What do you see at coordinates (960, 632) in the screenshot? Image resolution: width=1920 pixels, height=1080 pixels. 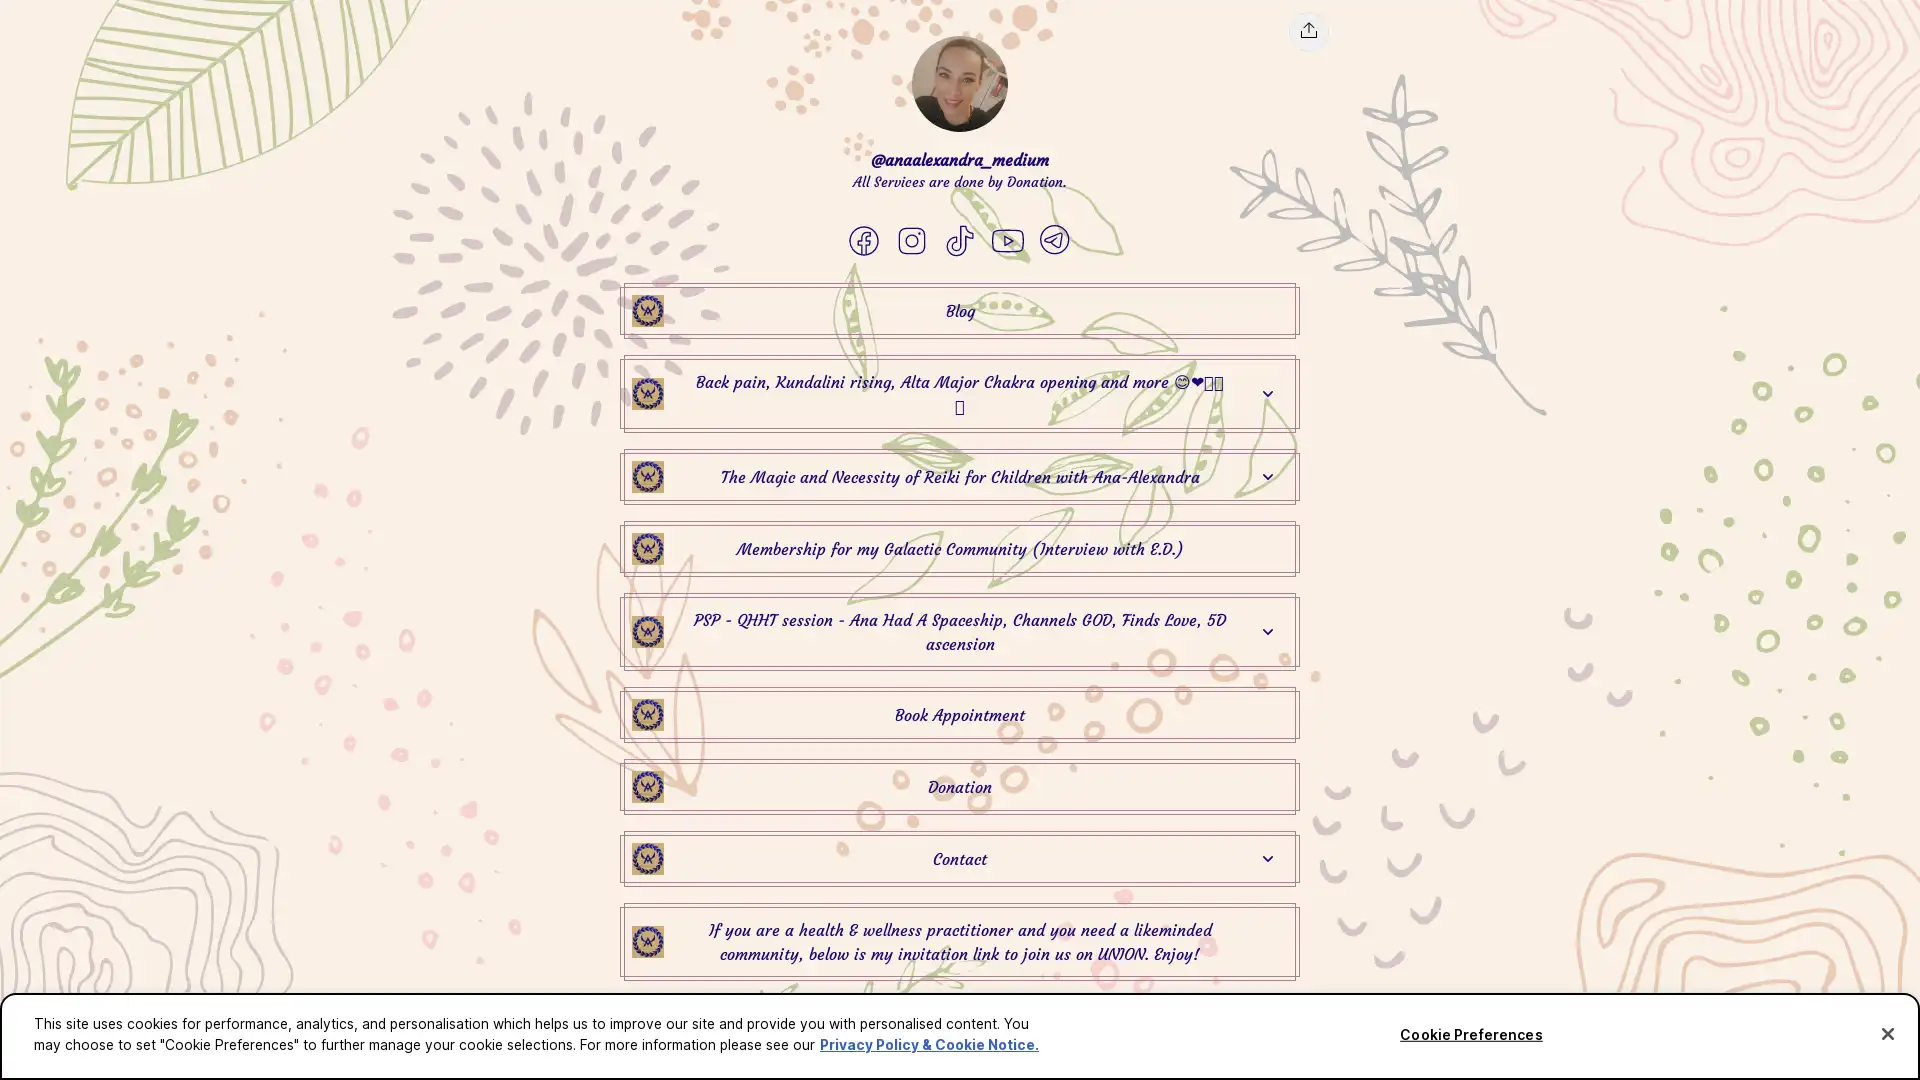 I see `@anaalexandra_medium PSP - QHHT session - Ana Had A Spaceship, Channels GOD, Finds Love, 5D ascension Link Thumbnail | Linktree PSP - QHHT session - Ana Had A Spaceship, Channels GOD, Finds Love, 5D ascension Expand` at bounding box center [960, 632].